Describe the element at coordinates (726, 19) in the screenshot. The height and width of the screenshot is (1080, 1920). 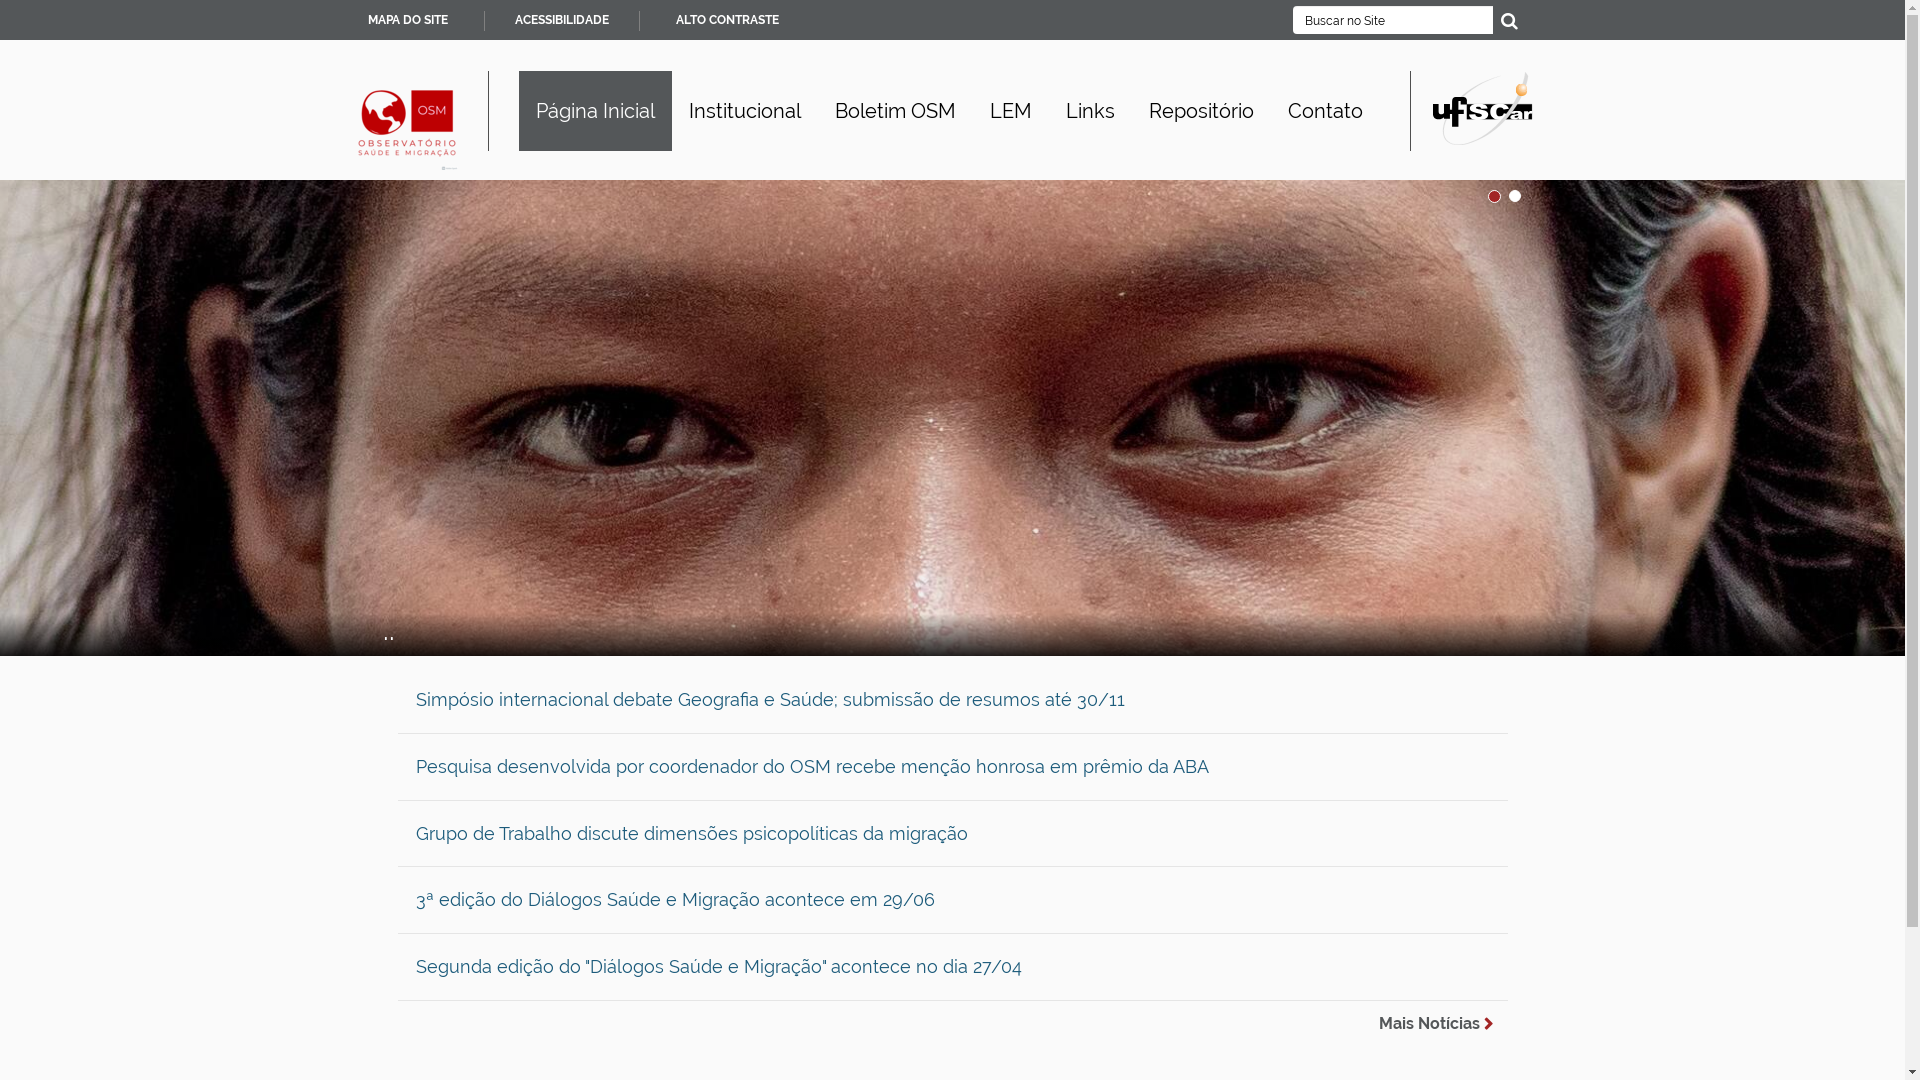
I see `'ALTO CONTRASTE'` at that location.